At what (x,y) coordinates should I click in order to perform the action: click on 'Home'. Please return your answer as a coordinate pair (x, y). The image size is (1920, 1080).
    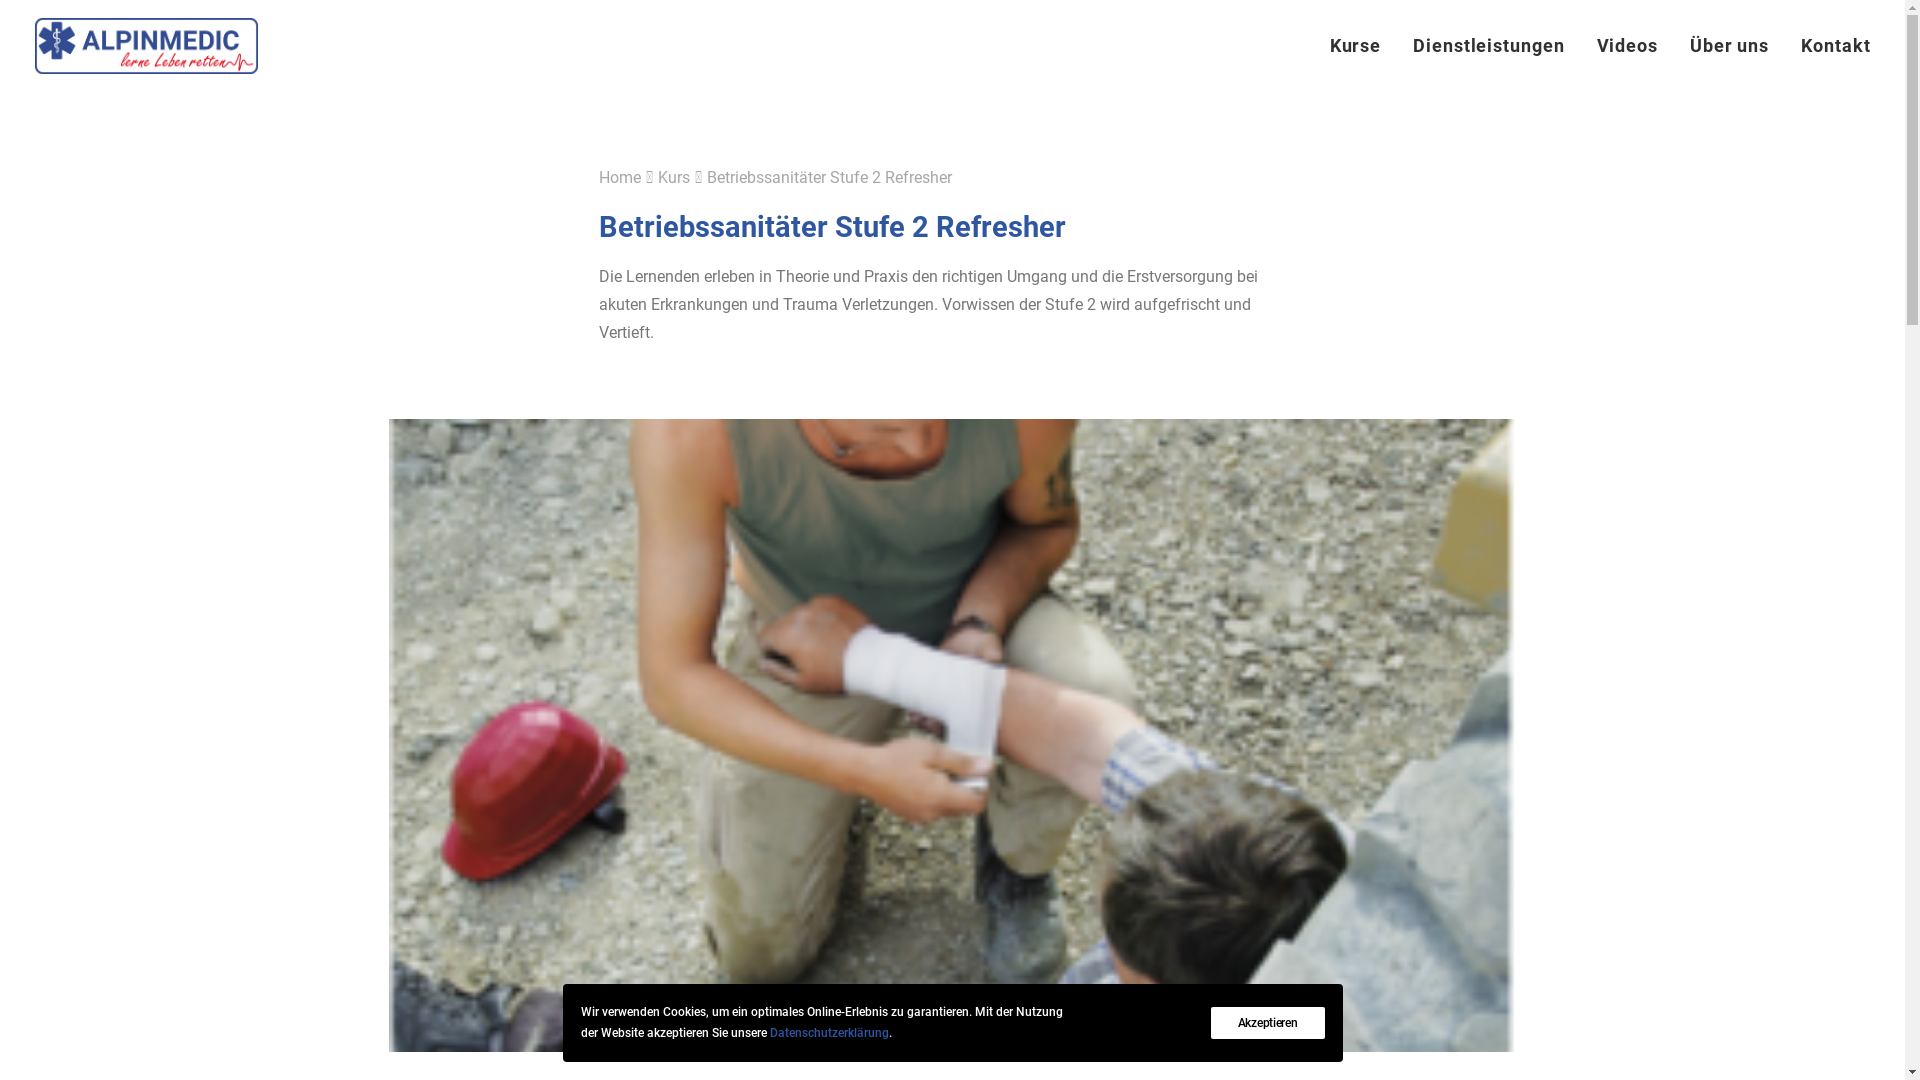
    Looking at the image, I should click on (618, 176).